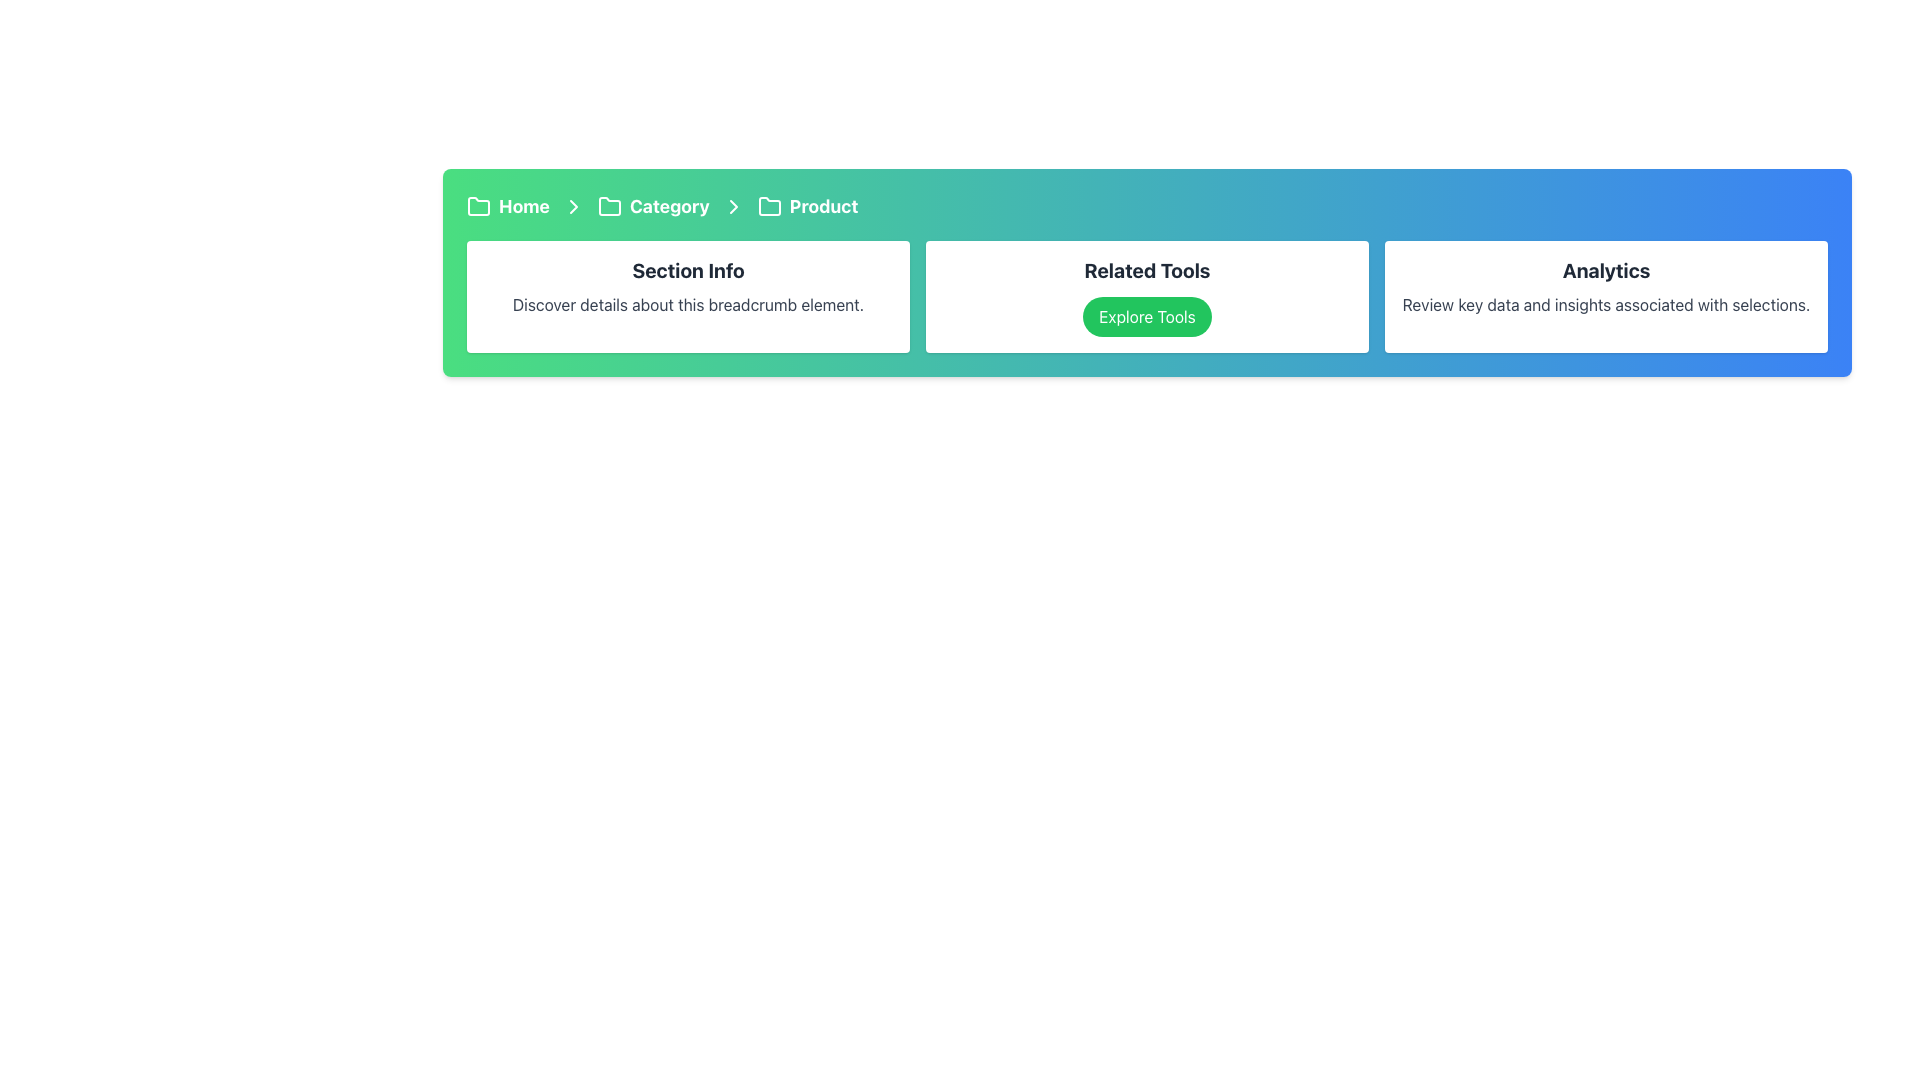 The image size is (1920, 1080). Describe the element at coordinates (732, 207) in the screenshot. I see `the chevron arrow icon in the breadcrumb navigation, which is positioned between the text 'Category' and 'Product'` at that location.